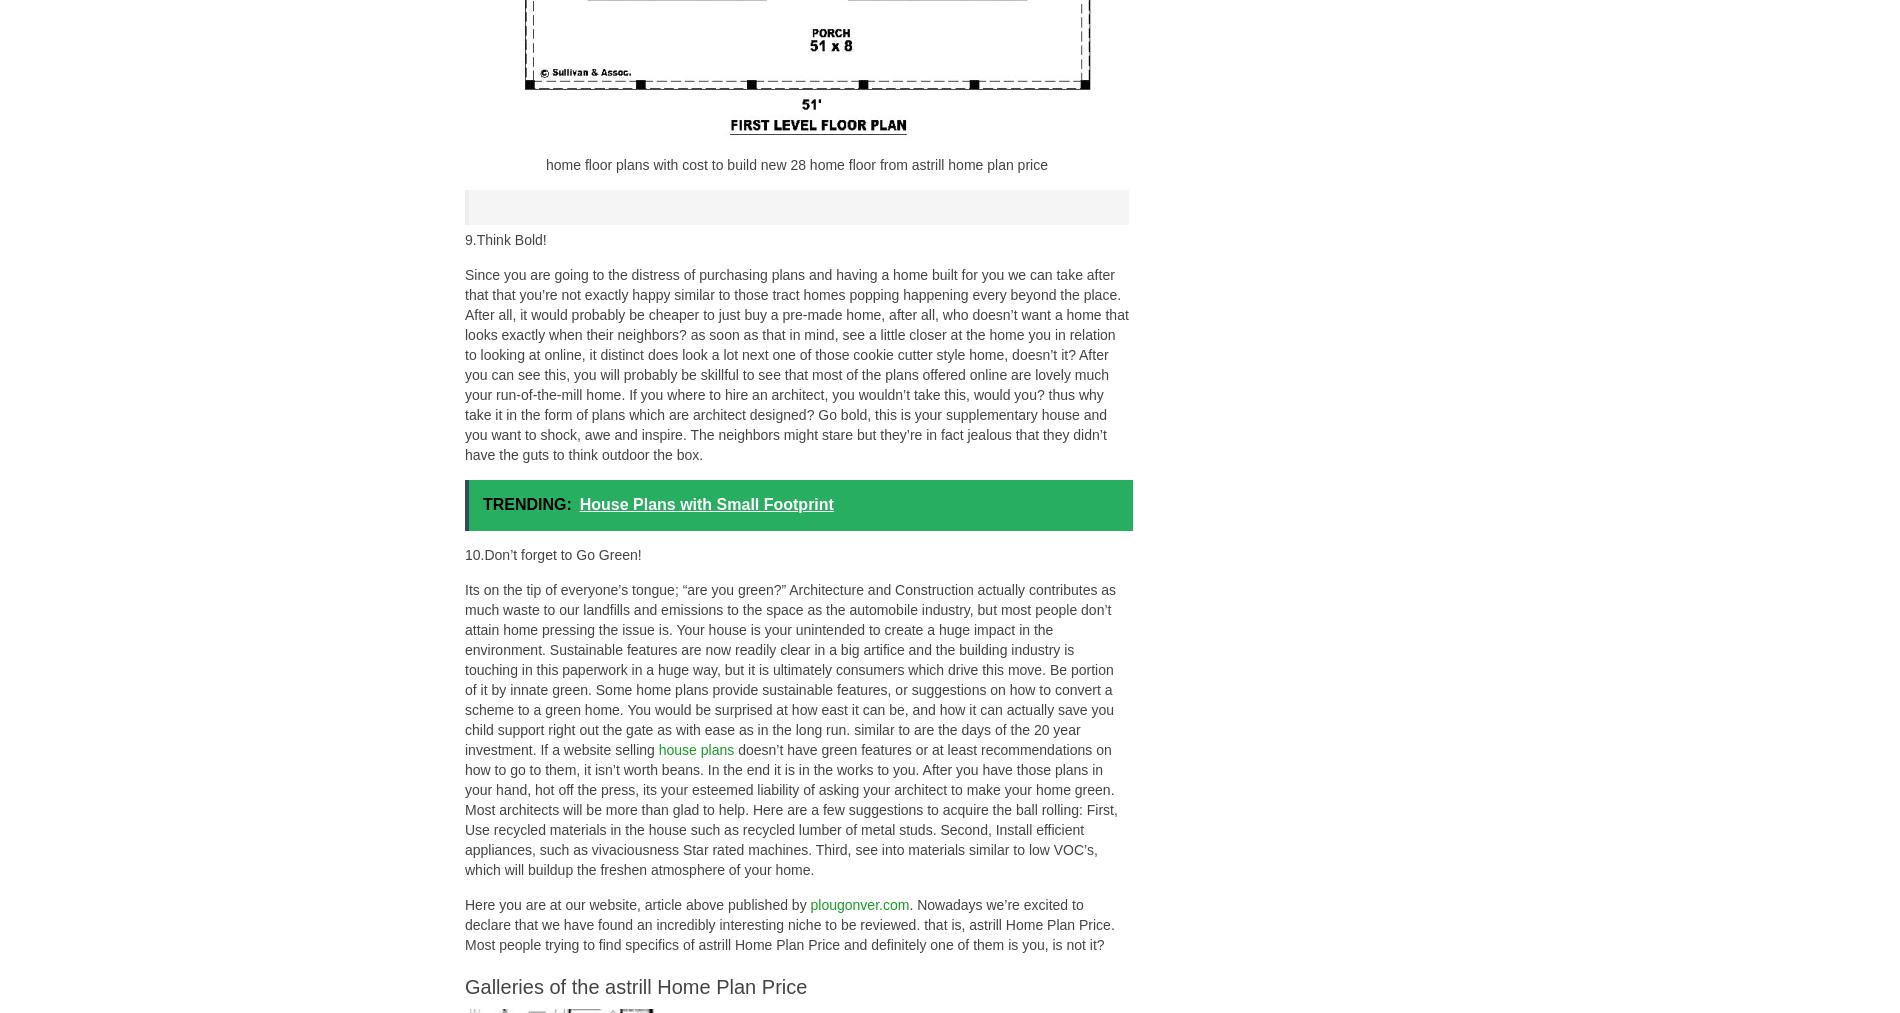 The image size is (1900, 1013). What do you see at coordinates (795, 364) in the screenshot?
I see `'Since you are going to the distress of purchasing plans and having a home built for you we can take after that that you’re not exactly happy similar to those tract homes popping happening every beyond the place. After all, it would probably be cheaper to just buy a pre-made home, after all, who doesn’t want a home that looks exactly when their neighbors? as soon as that in mind, see a little closer at the home you in relation to looking at online, it distinct does look a lot next one of those cookie cutter style home, doesn’t it? After you can see this, you will probably be skillful to see that most of the plans offered online are lovely much your run-of-the-mill home. If you where to hire an architect, you wouldn’t take this, would you? thus why take it in the form of plans which are architect designed? Go bold, this is your supplementary house and you want to shock, awe and inspire. The neighbors might stare but they’re in fact jealous that they didn’t have the guts to think outdoor the box.'` at bounding box center [795, 364].